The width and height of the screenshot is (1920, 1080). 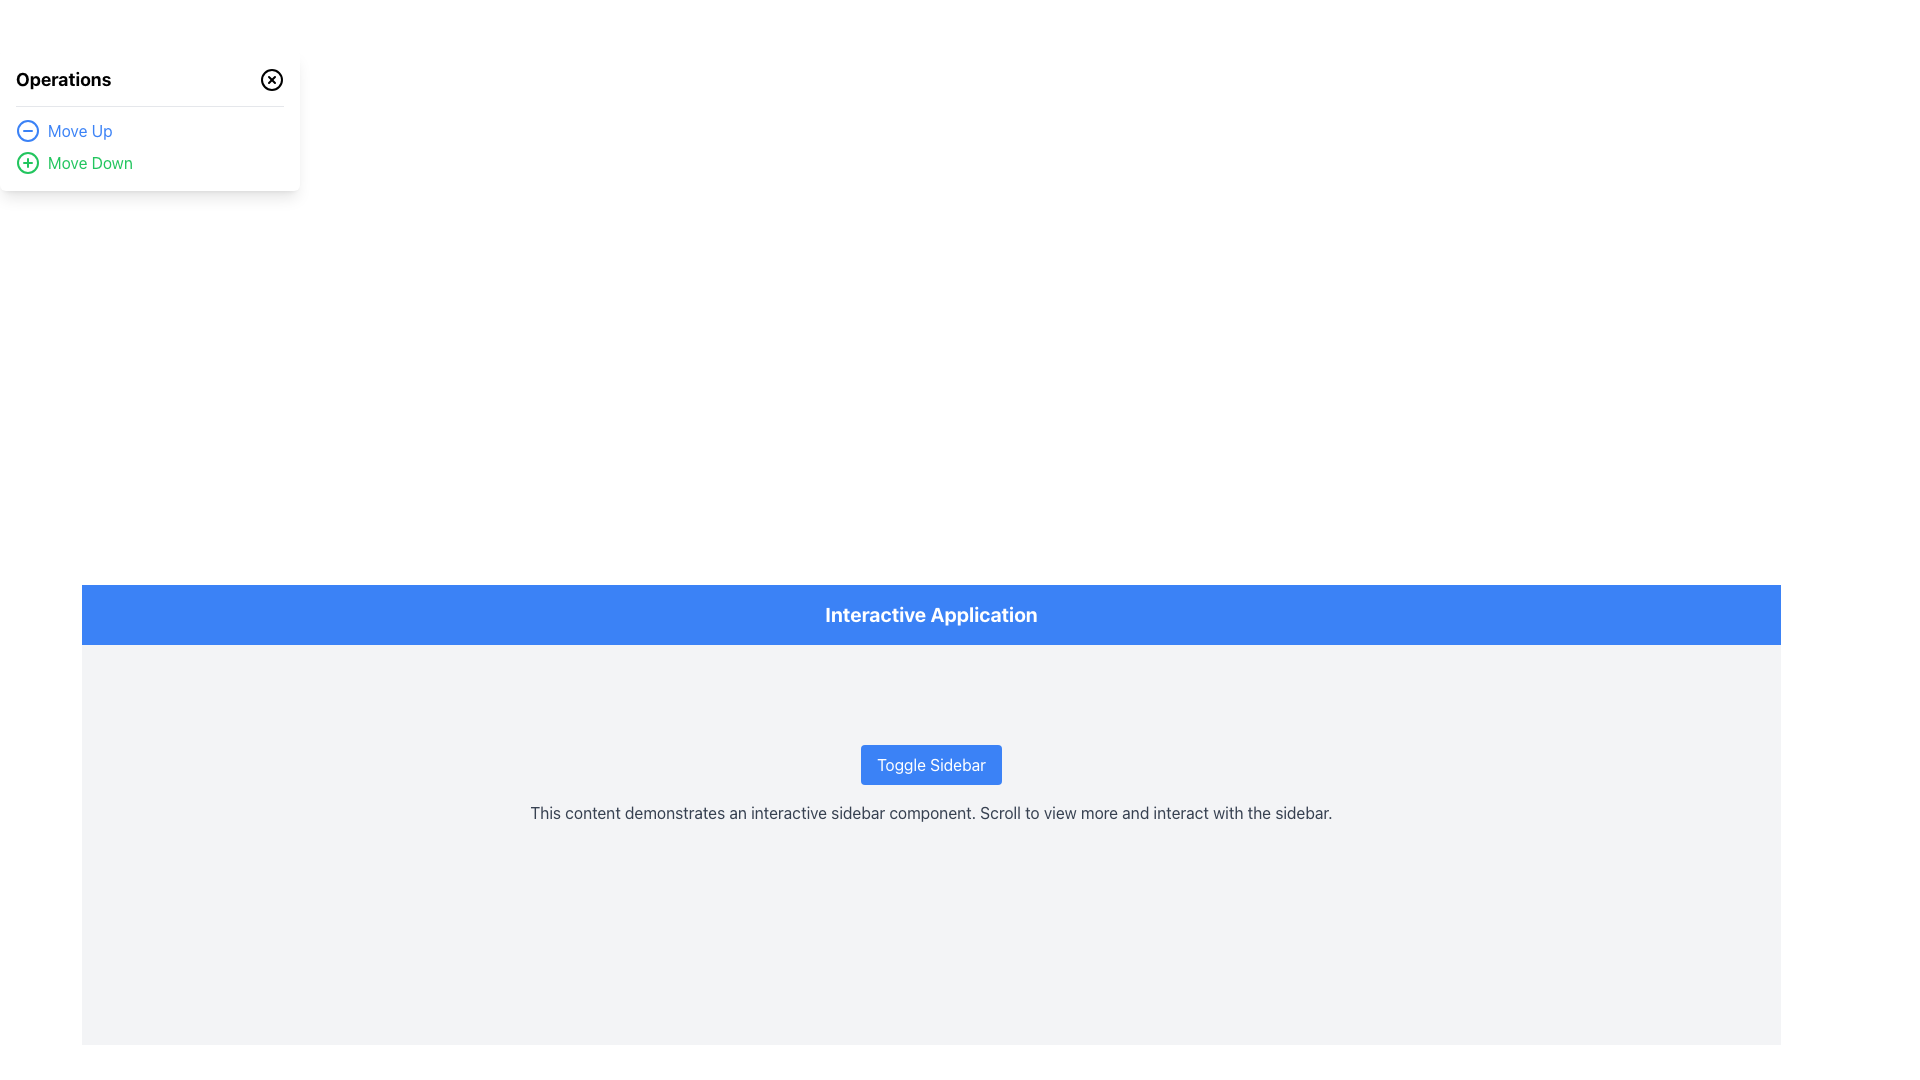 What do you see at coordinates (271, 79) in the screenshot?
I see `the SVG Circle that forms the outer border of the close or cancel icon located in the top-right corner of the Operations section` at bounding box center [271, 79].